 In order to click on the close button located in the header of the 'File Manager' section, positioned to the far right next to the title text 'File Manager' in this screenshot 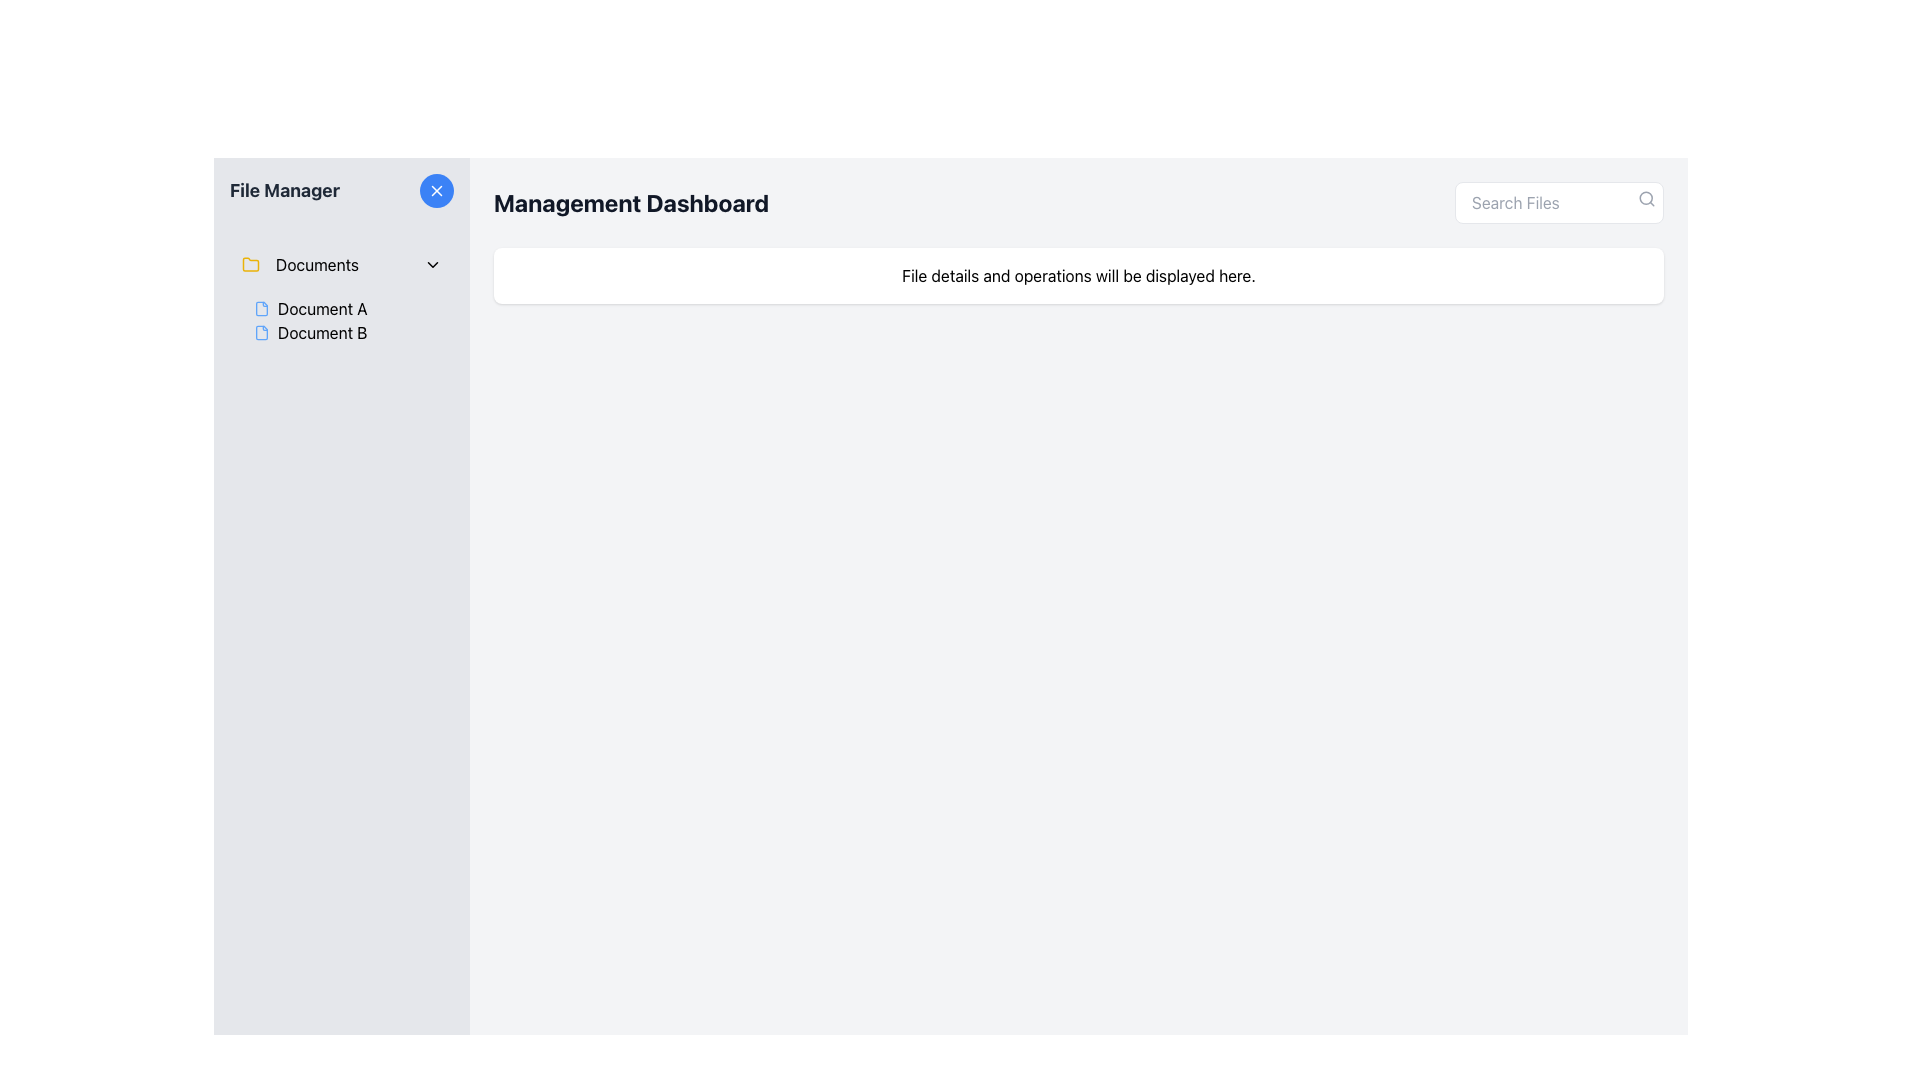, I will do `click(435, 191)`.